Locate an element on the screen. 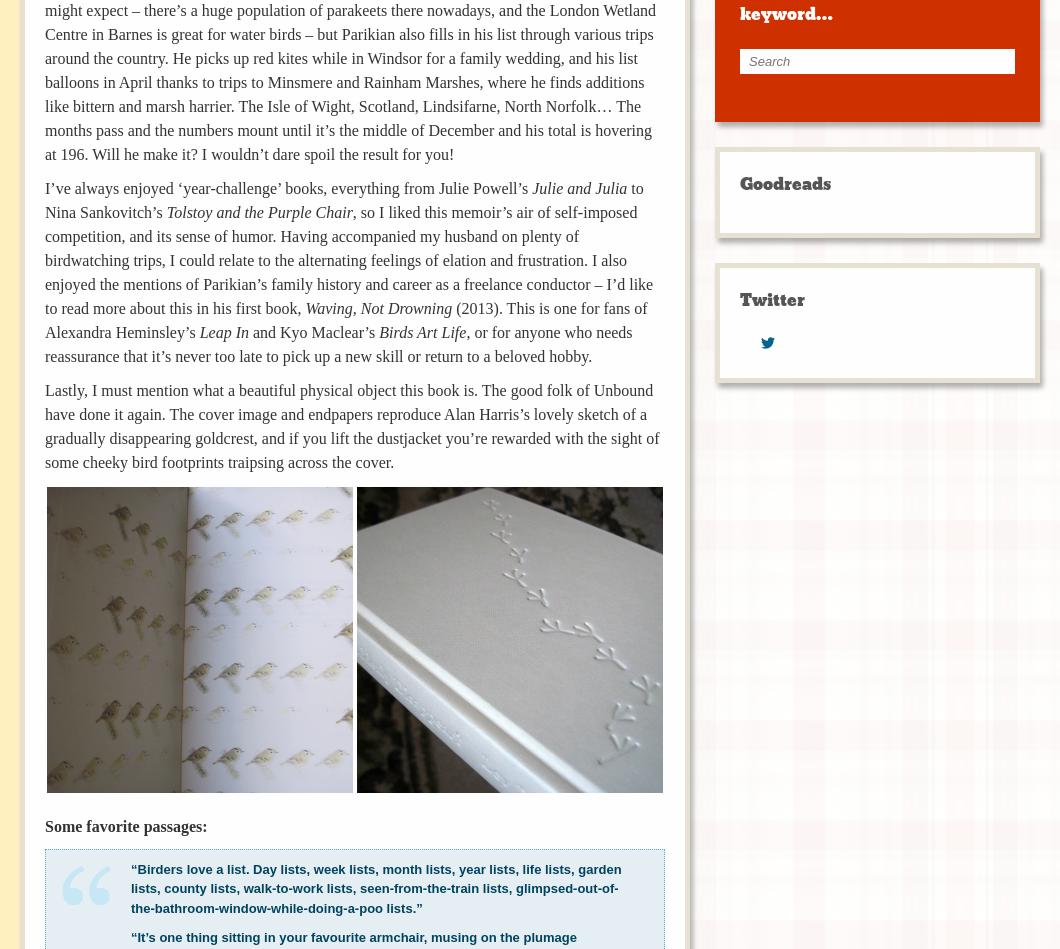  'Search' is located at coordinates (759, 61).